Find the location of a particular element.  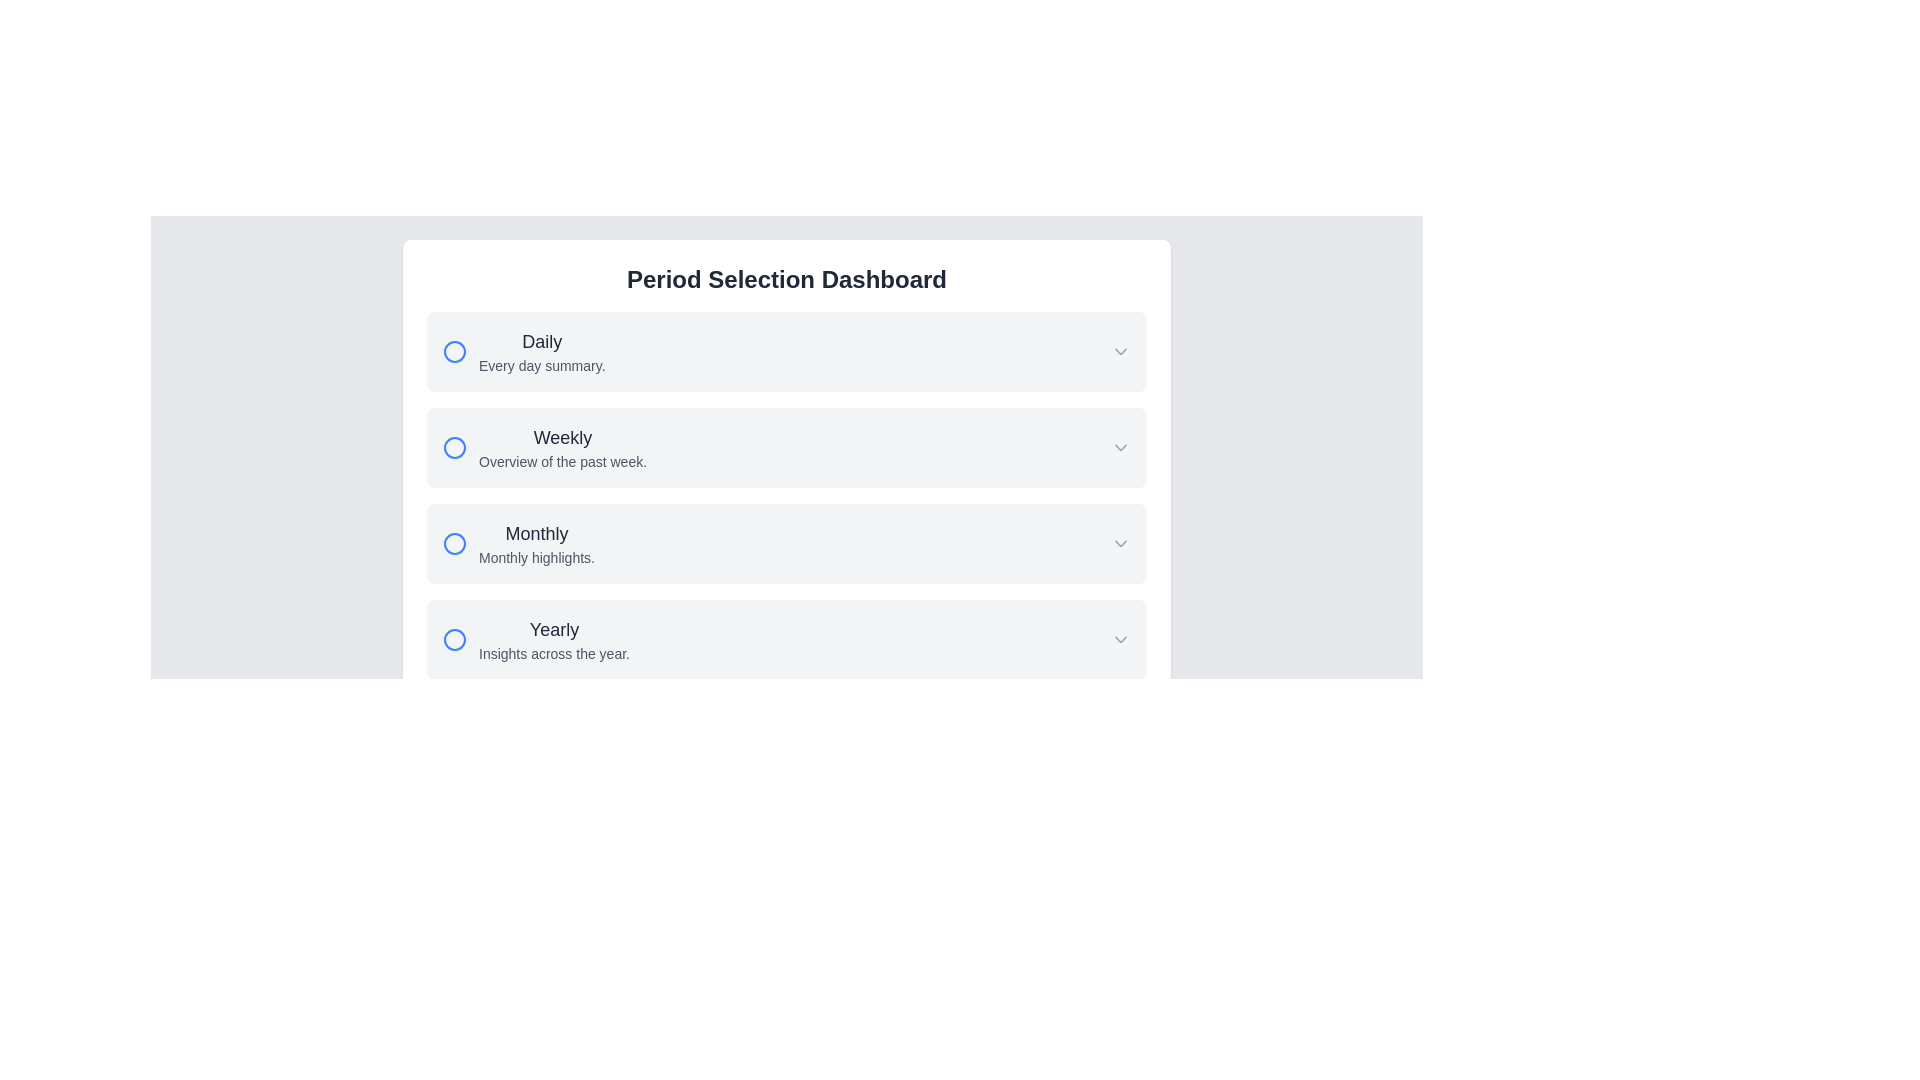

the text label indicating the yearly period option, which is located above the descriptive text 'Insights across the year' in the fourth section of the period selection options is located at coordinates (554, 628).